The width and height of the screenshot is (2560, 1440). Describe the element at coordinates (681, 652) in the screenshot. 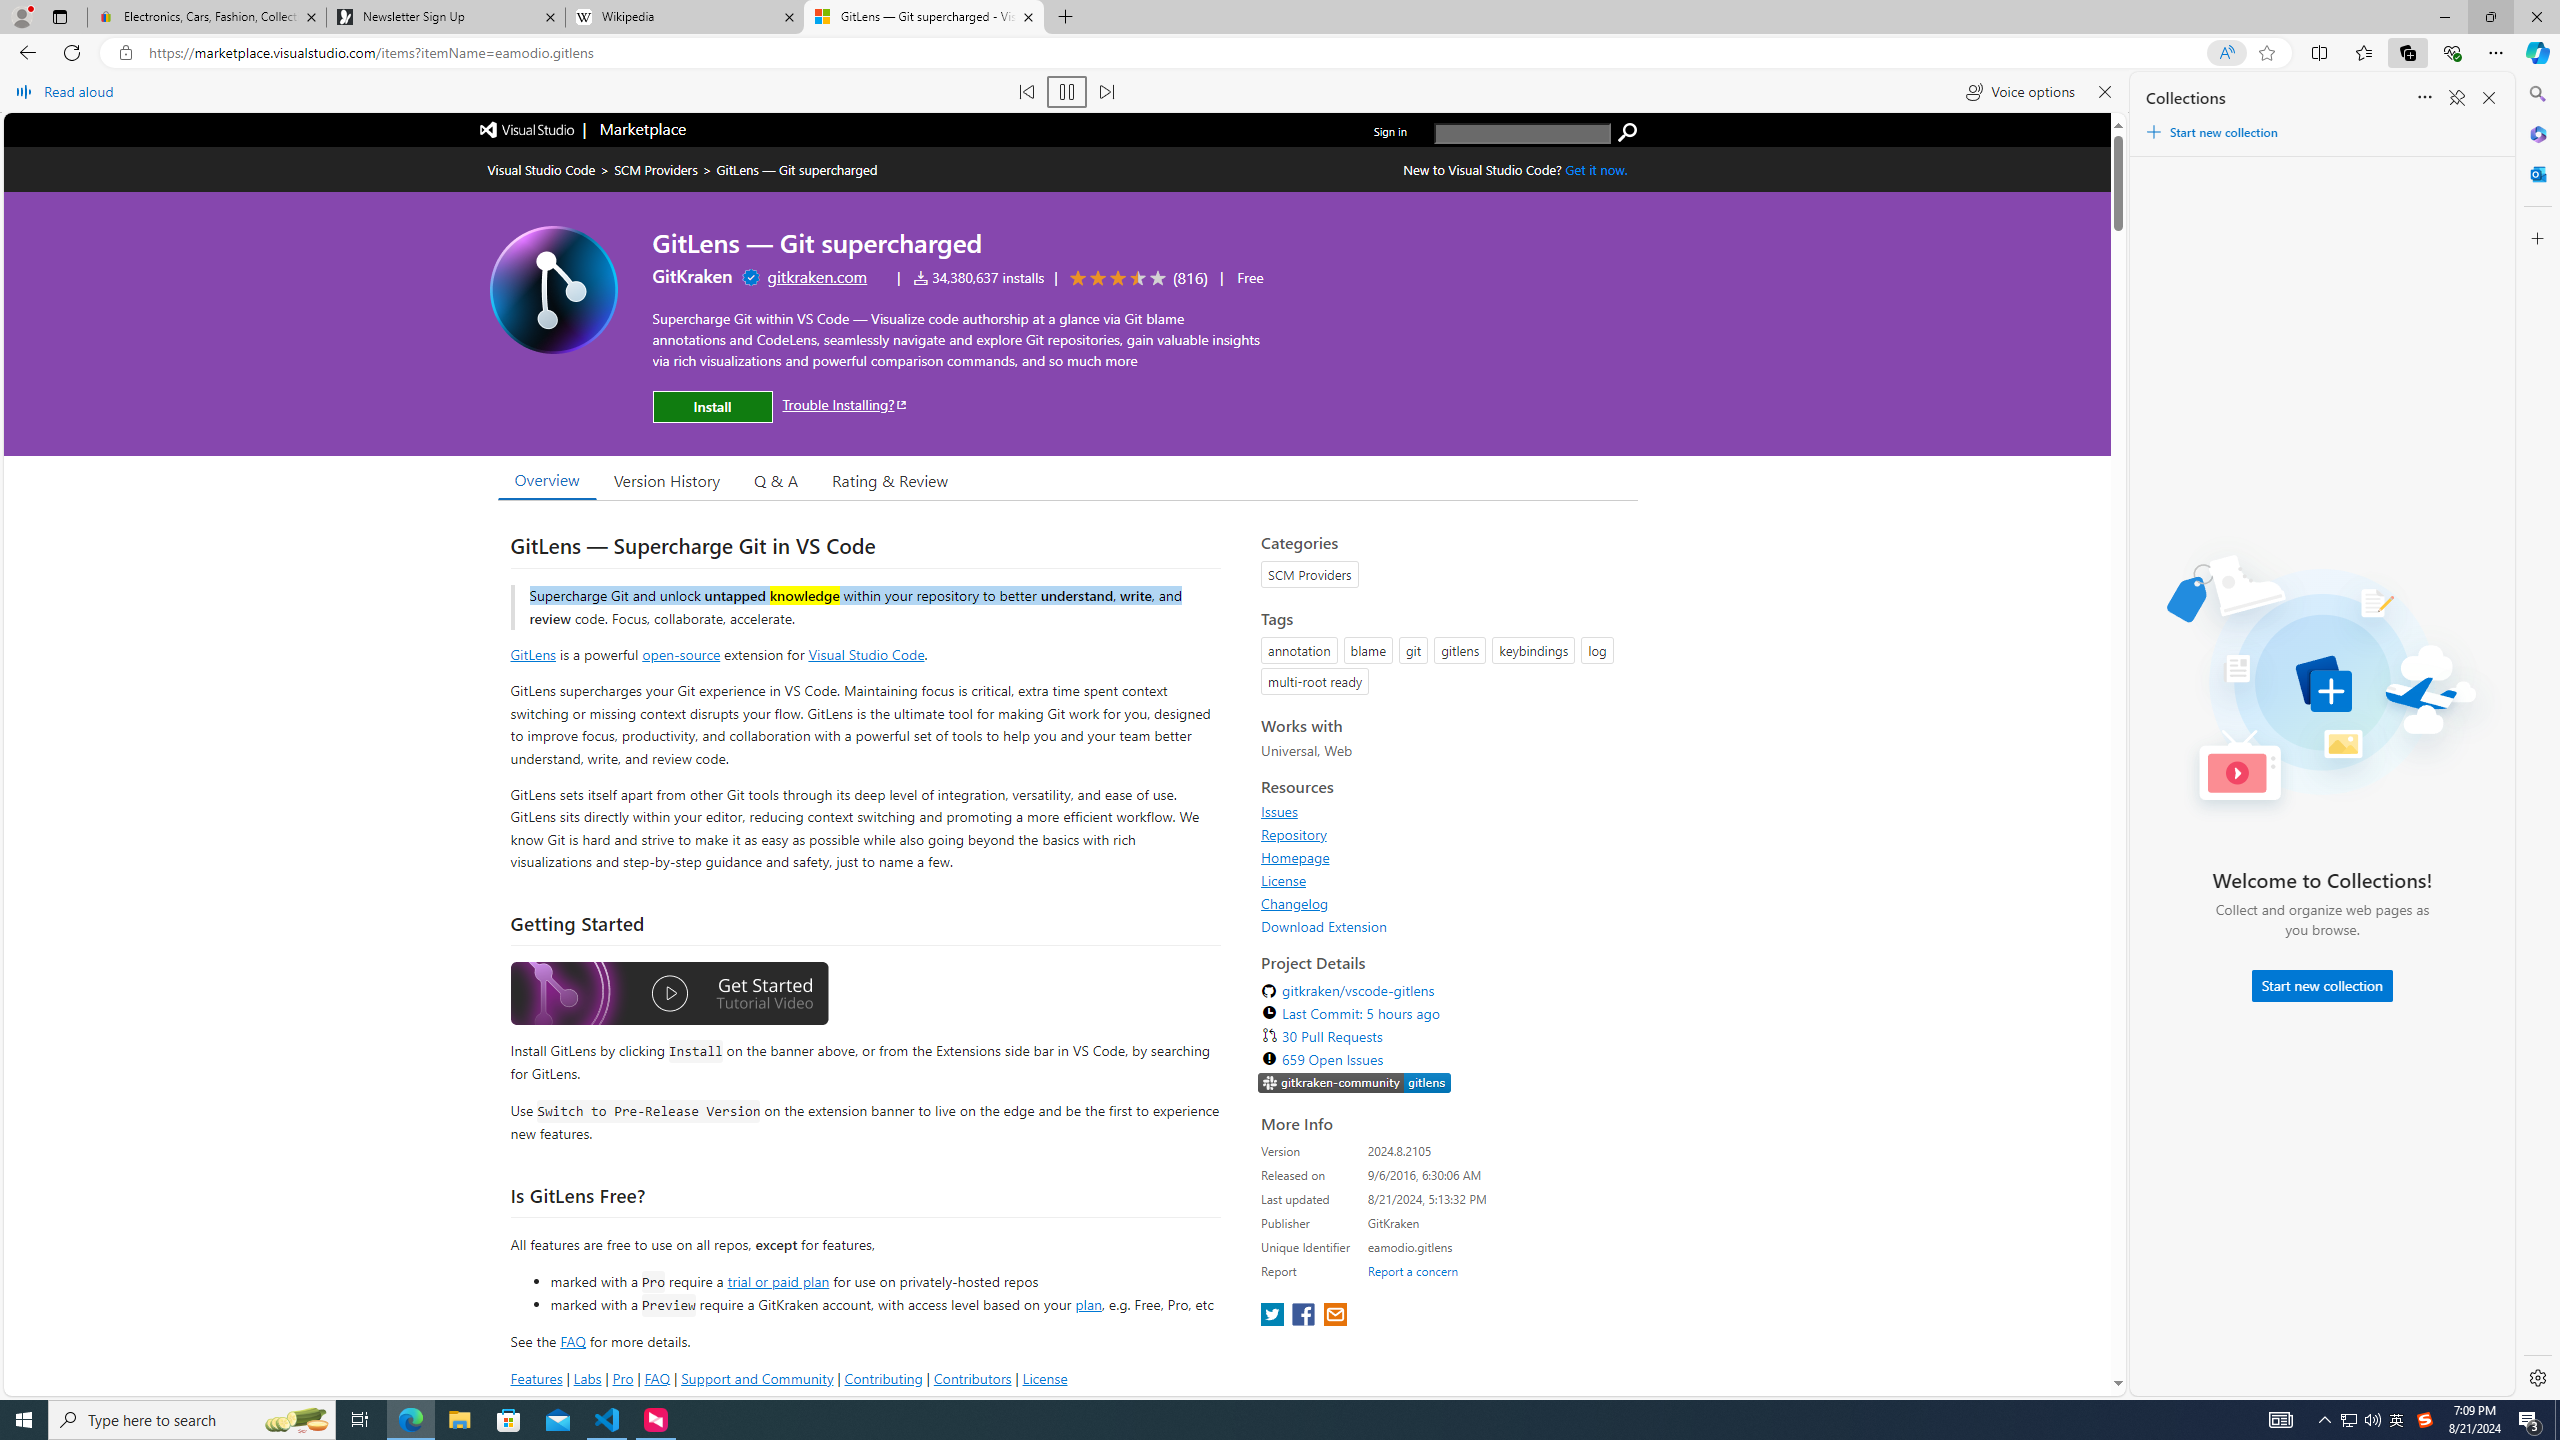

I see `'open-source'` at that location.